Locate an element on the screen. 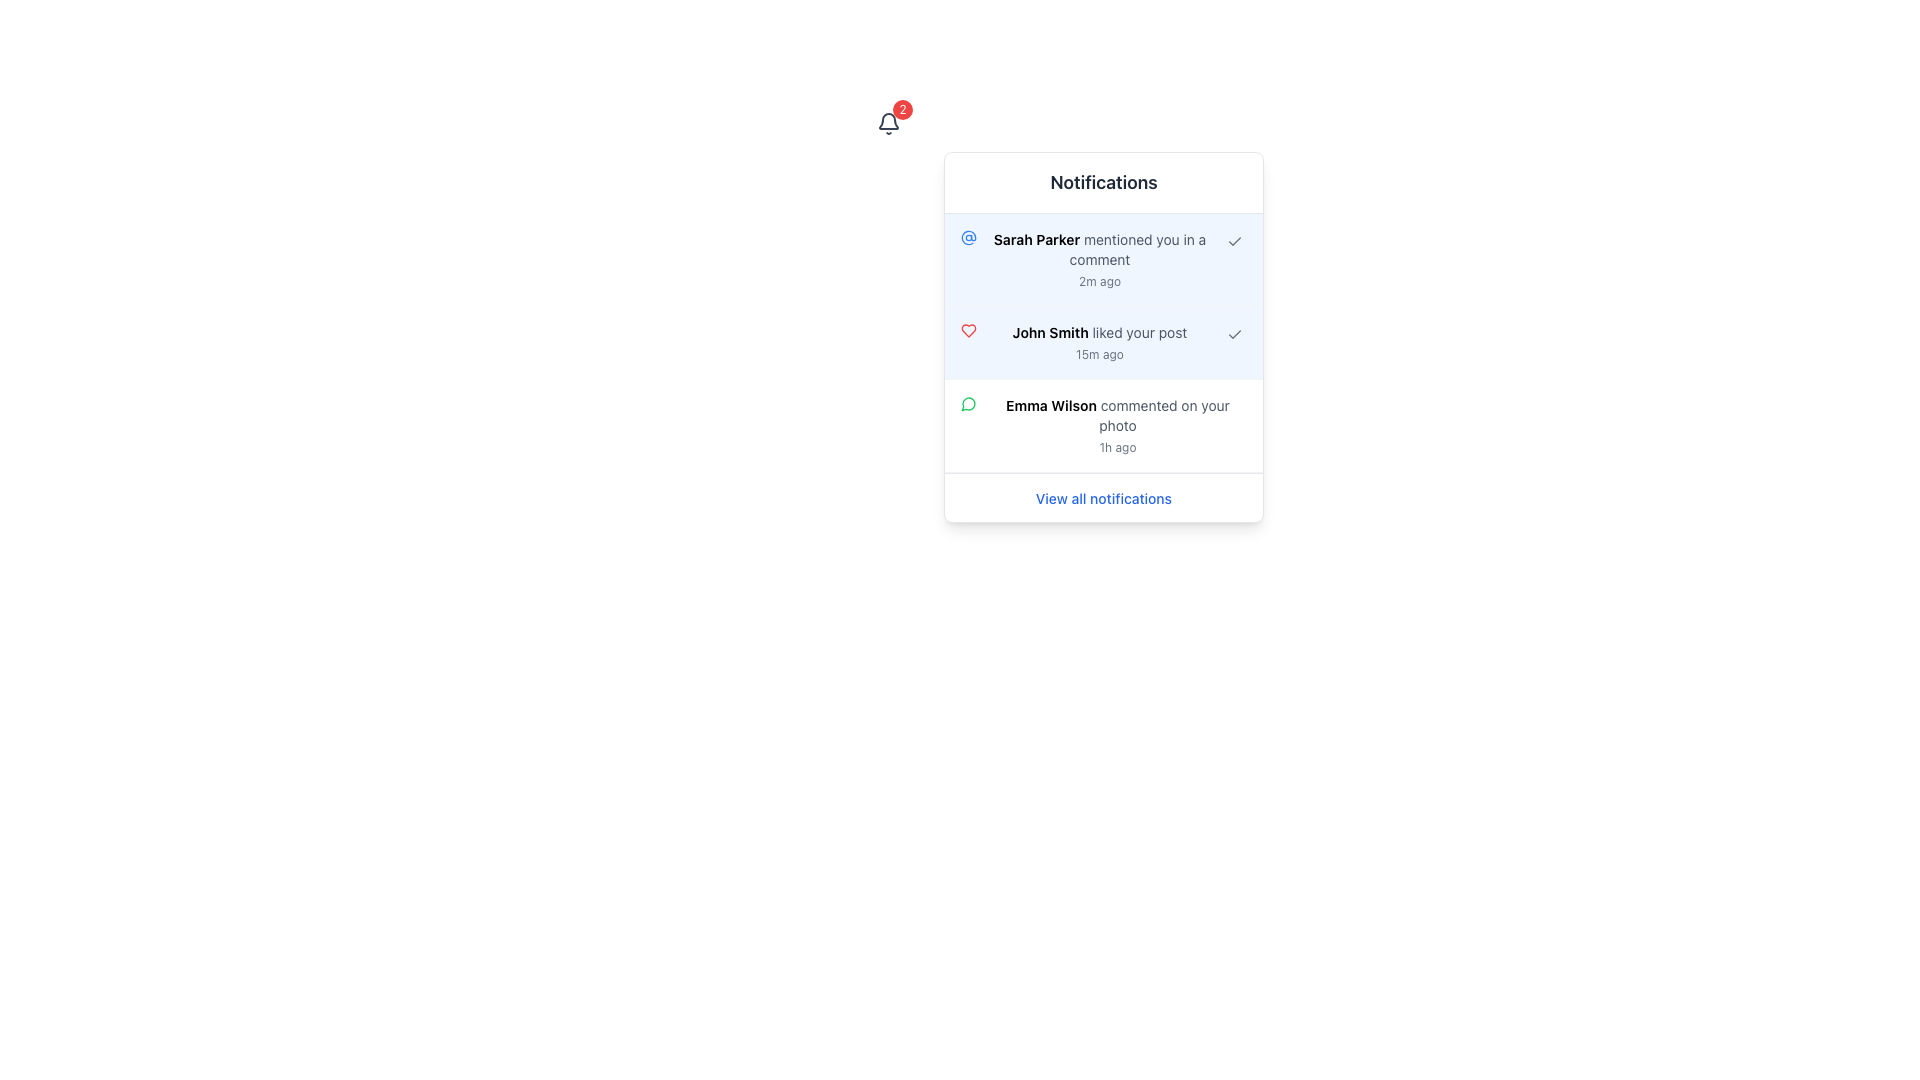  the Icon button with notification badge that features a bell icon and a red numeric badge displaying '2', located at the top left area of the notification panel is located at coordinates (887, 123).